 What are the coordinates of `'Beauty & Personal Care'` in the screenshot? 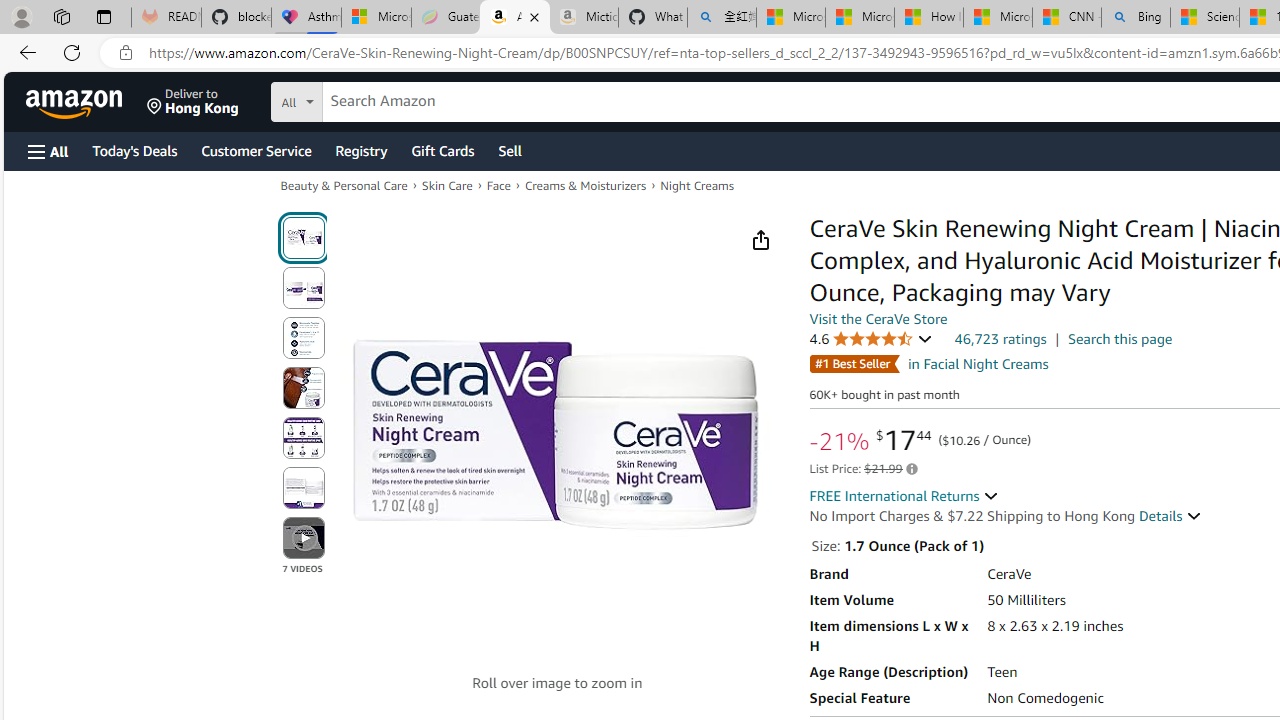 It's located at (344, 186).